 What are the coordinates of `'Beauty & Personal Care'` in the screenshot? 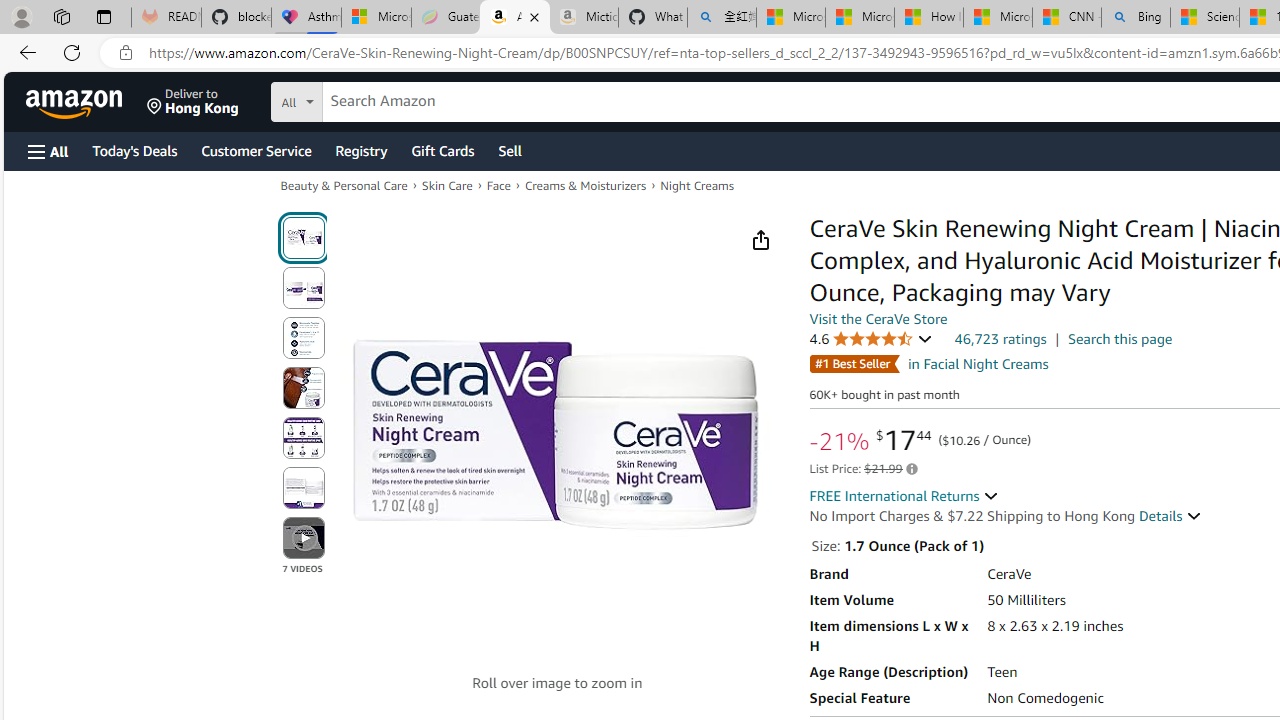 It's located at (344, 186).